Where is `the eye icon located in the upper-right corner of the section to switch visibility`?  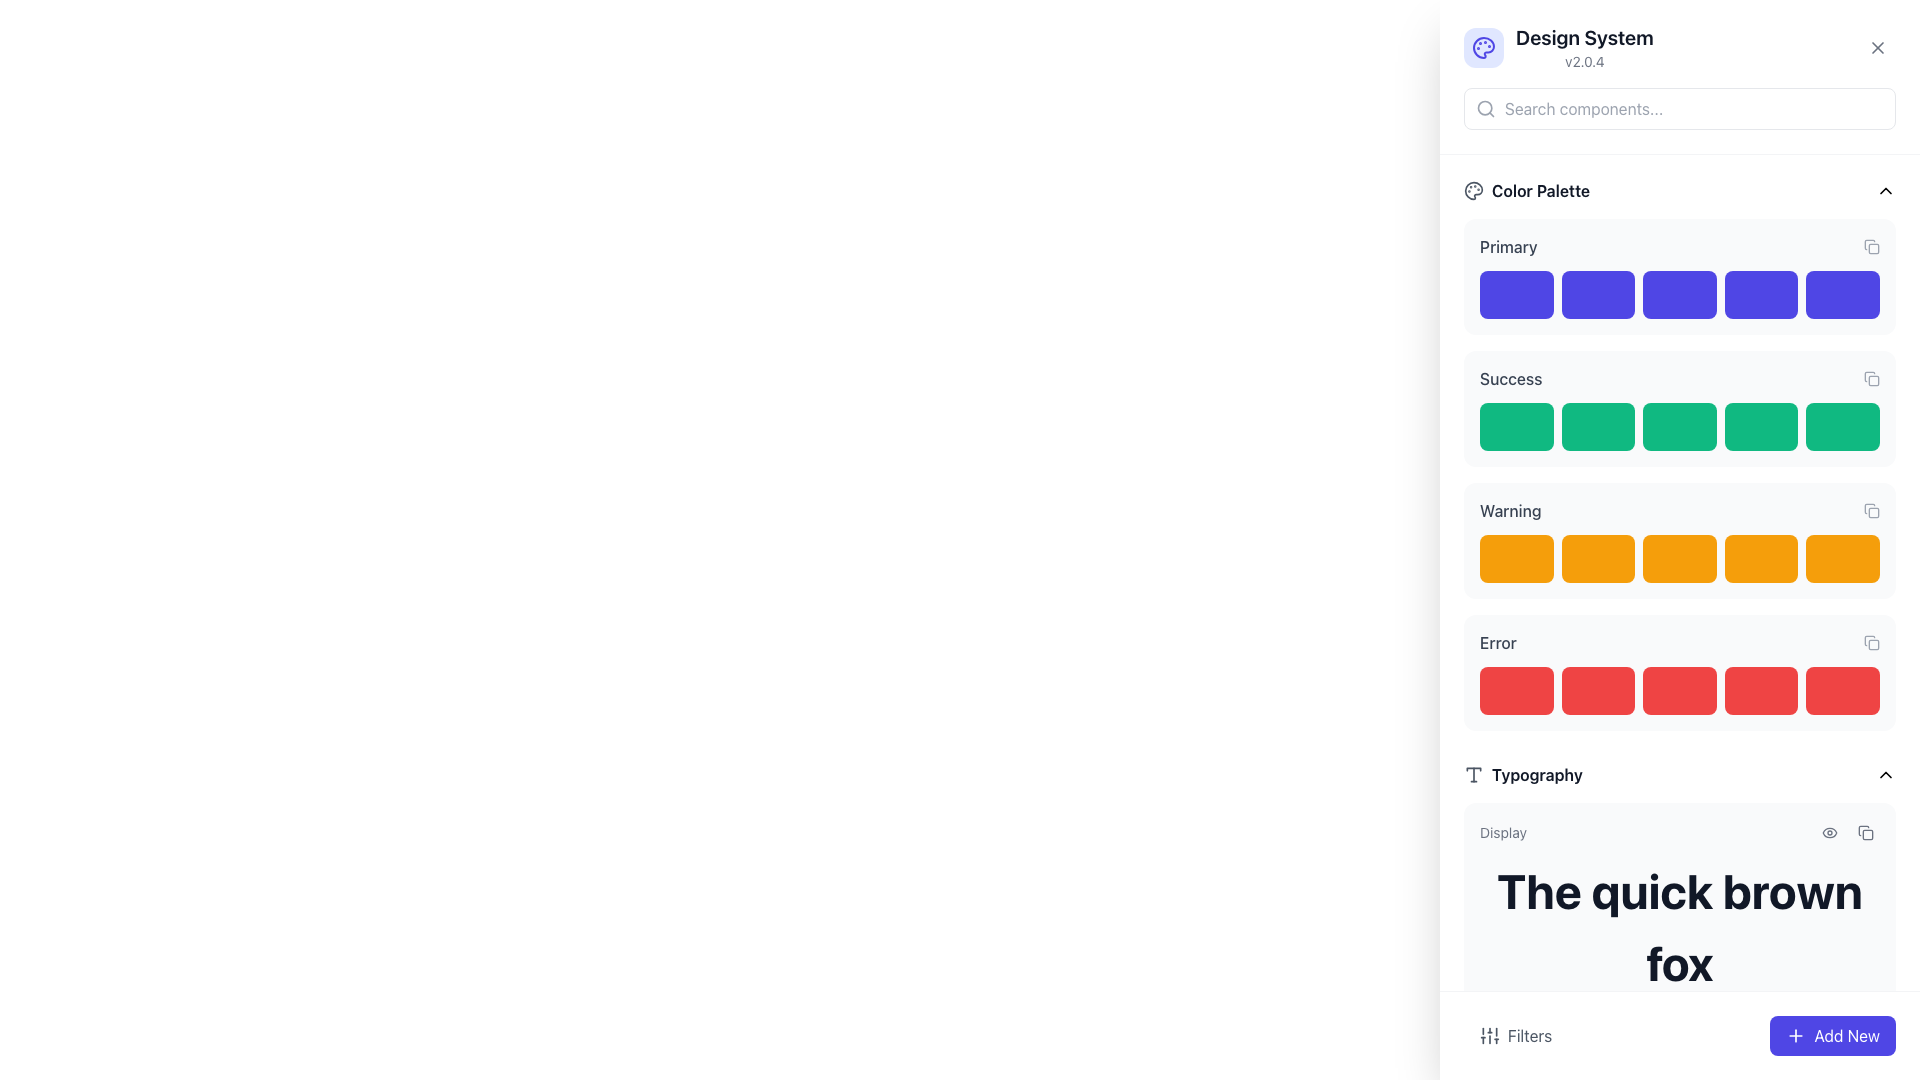 the eye icon located in the upper-right corner of the section to switch visibility is located at coordinates (1829, 833).